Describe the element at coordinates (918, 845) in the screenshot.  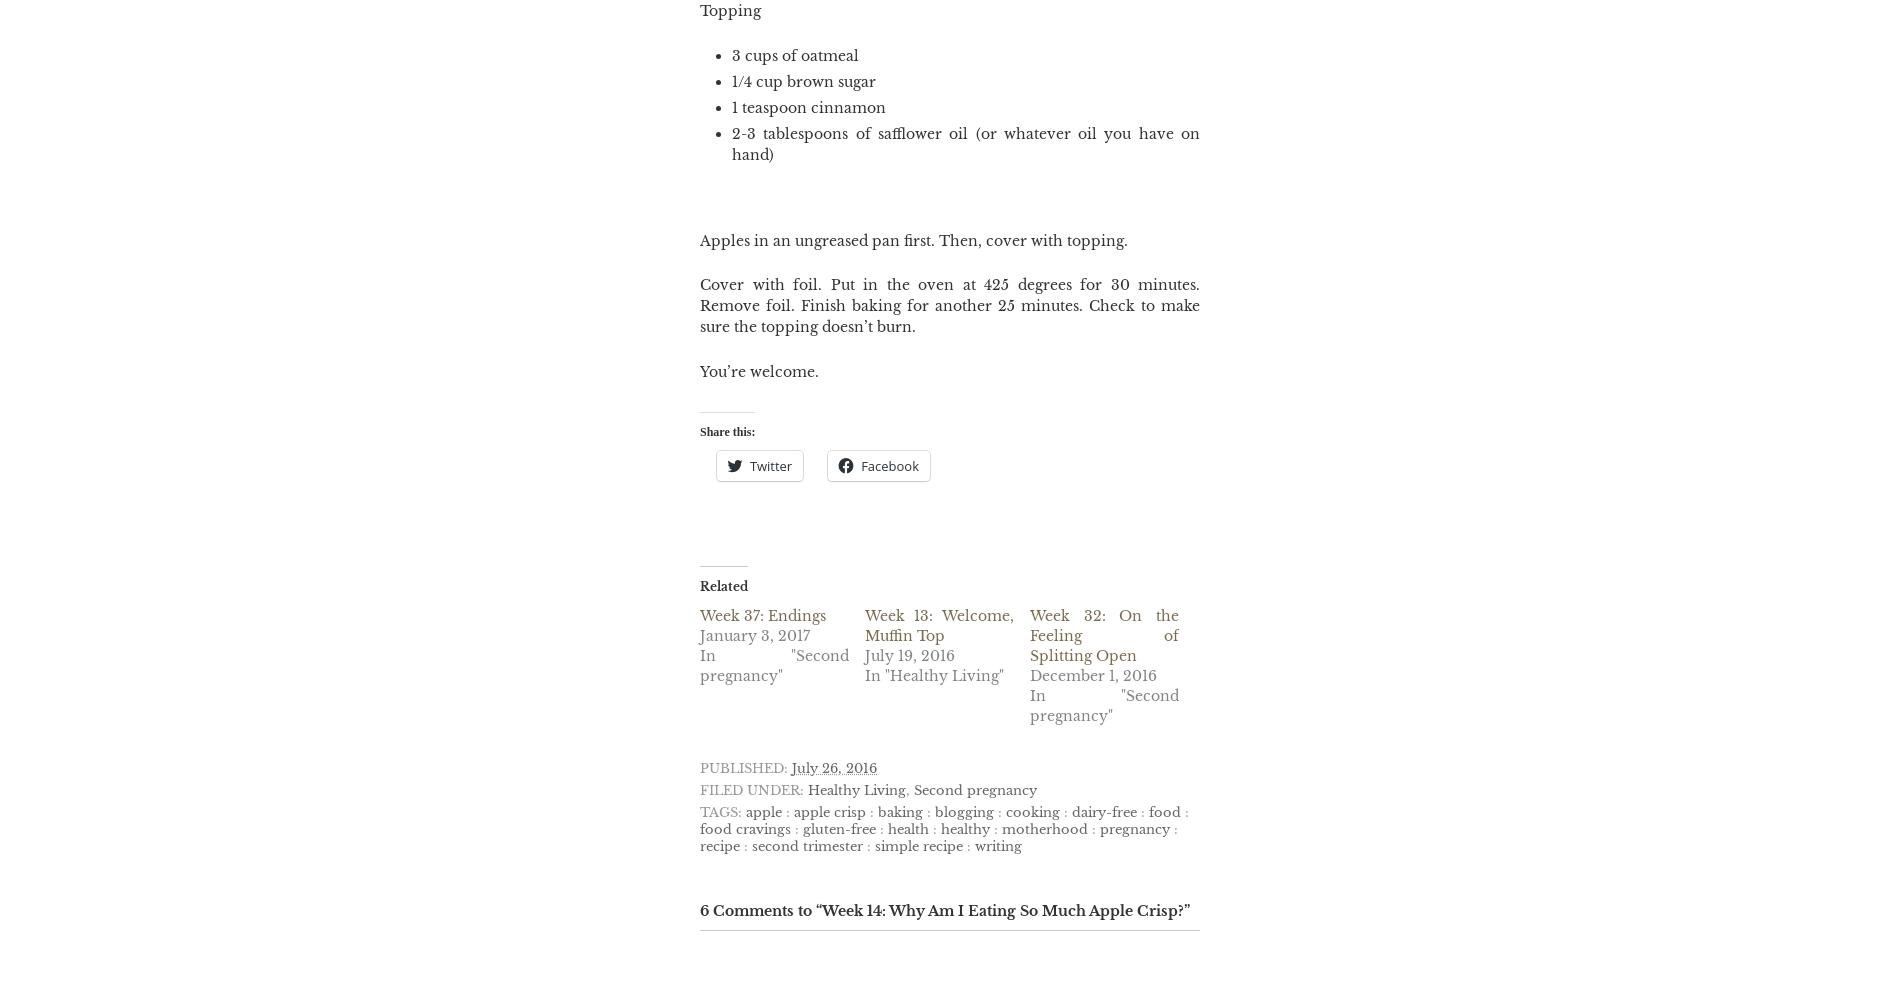
I see `'simple recipe'` at that location.